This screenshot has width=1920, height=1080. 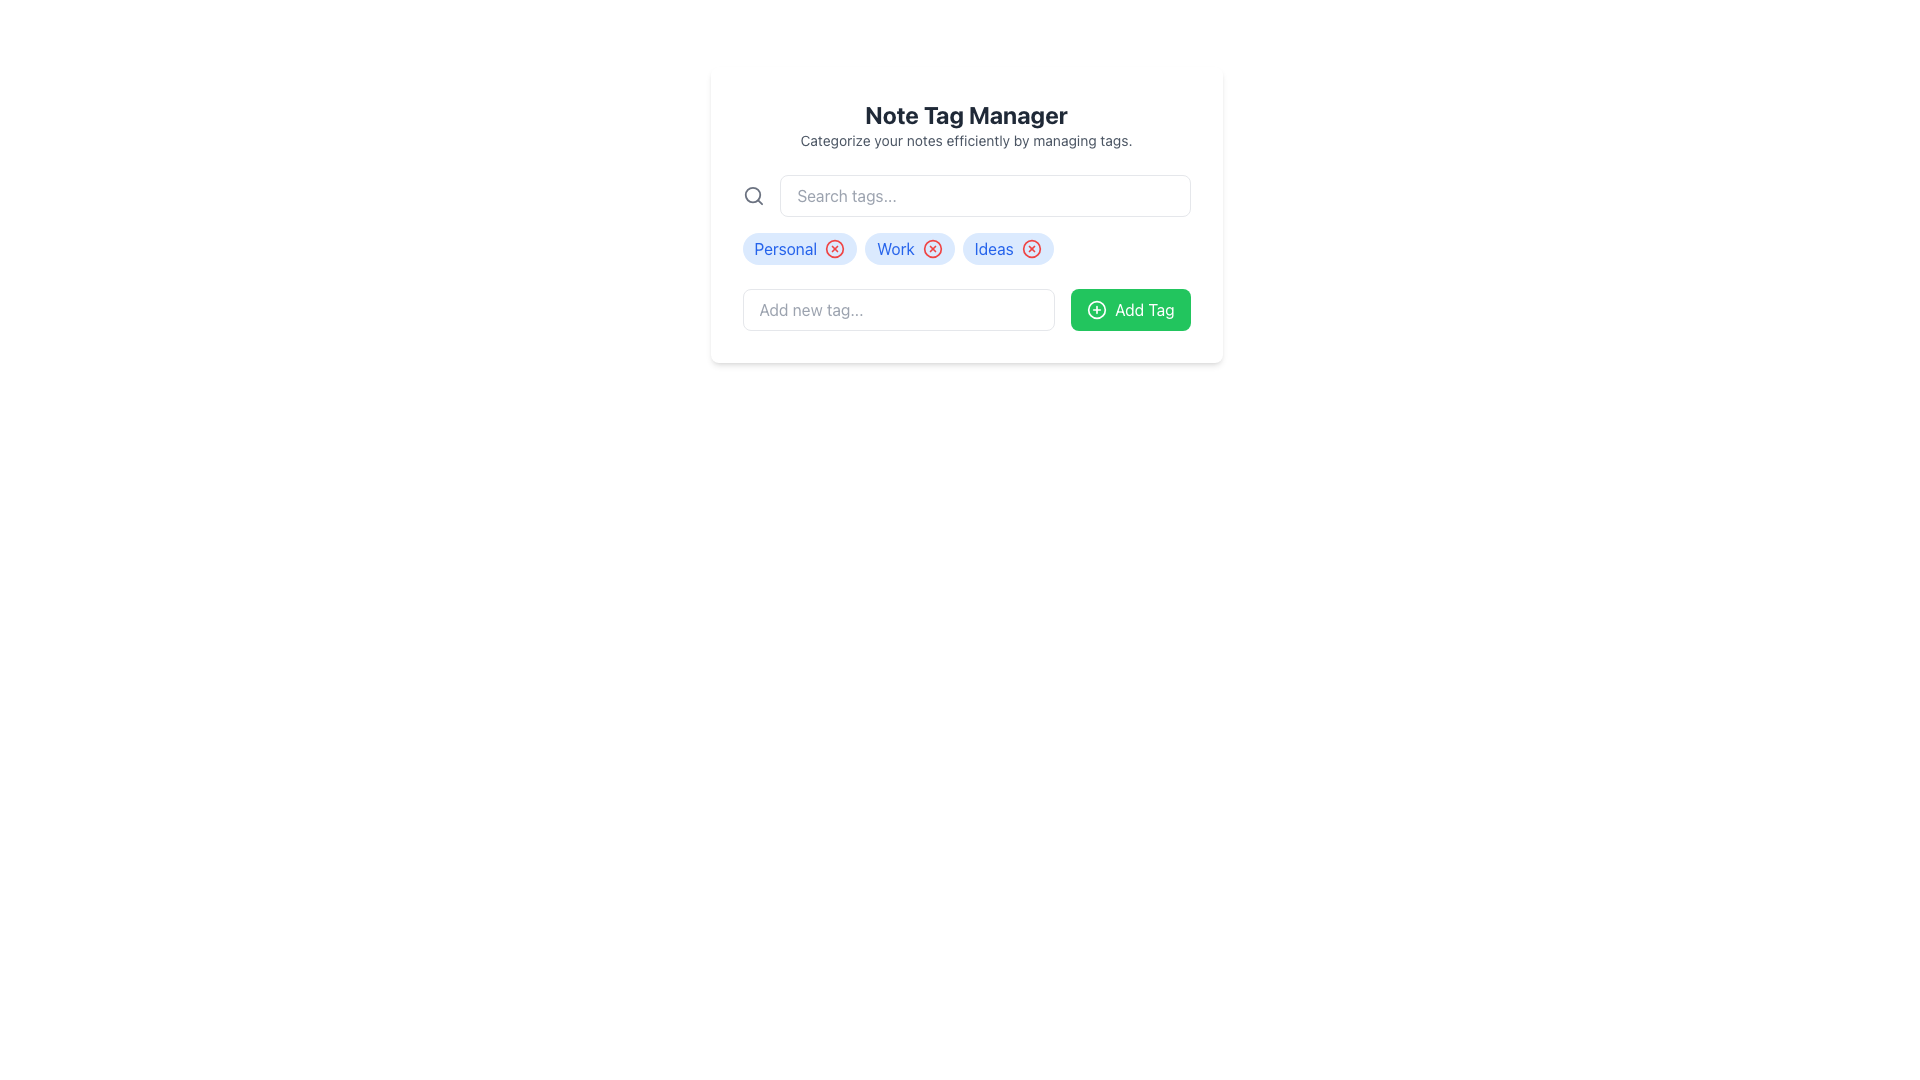 What do you see at coordinates (835, 248) in the screenshot?
I see `the interactive graphical element (circle) that is part of the close button for the 'Personal' tag located to the right of the 'Personal' label` at bounding box center [835, 248].